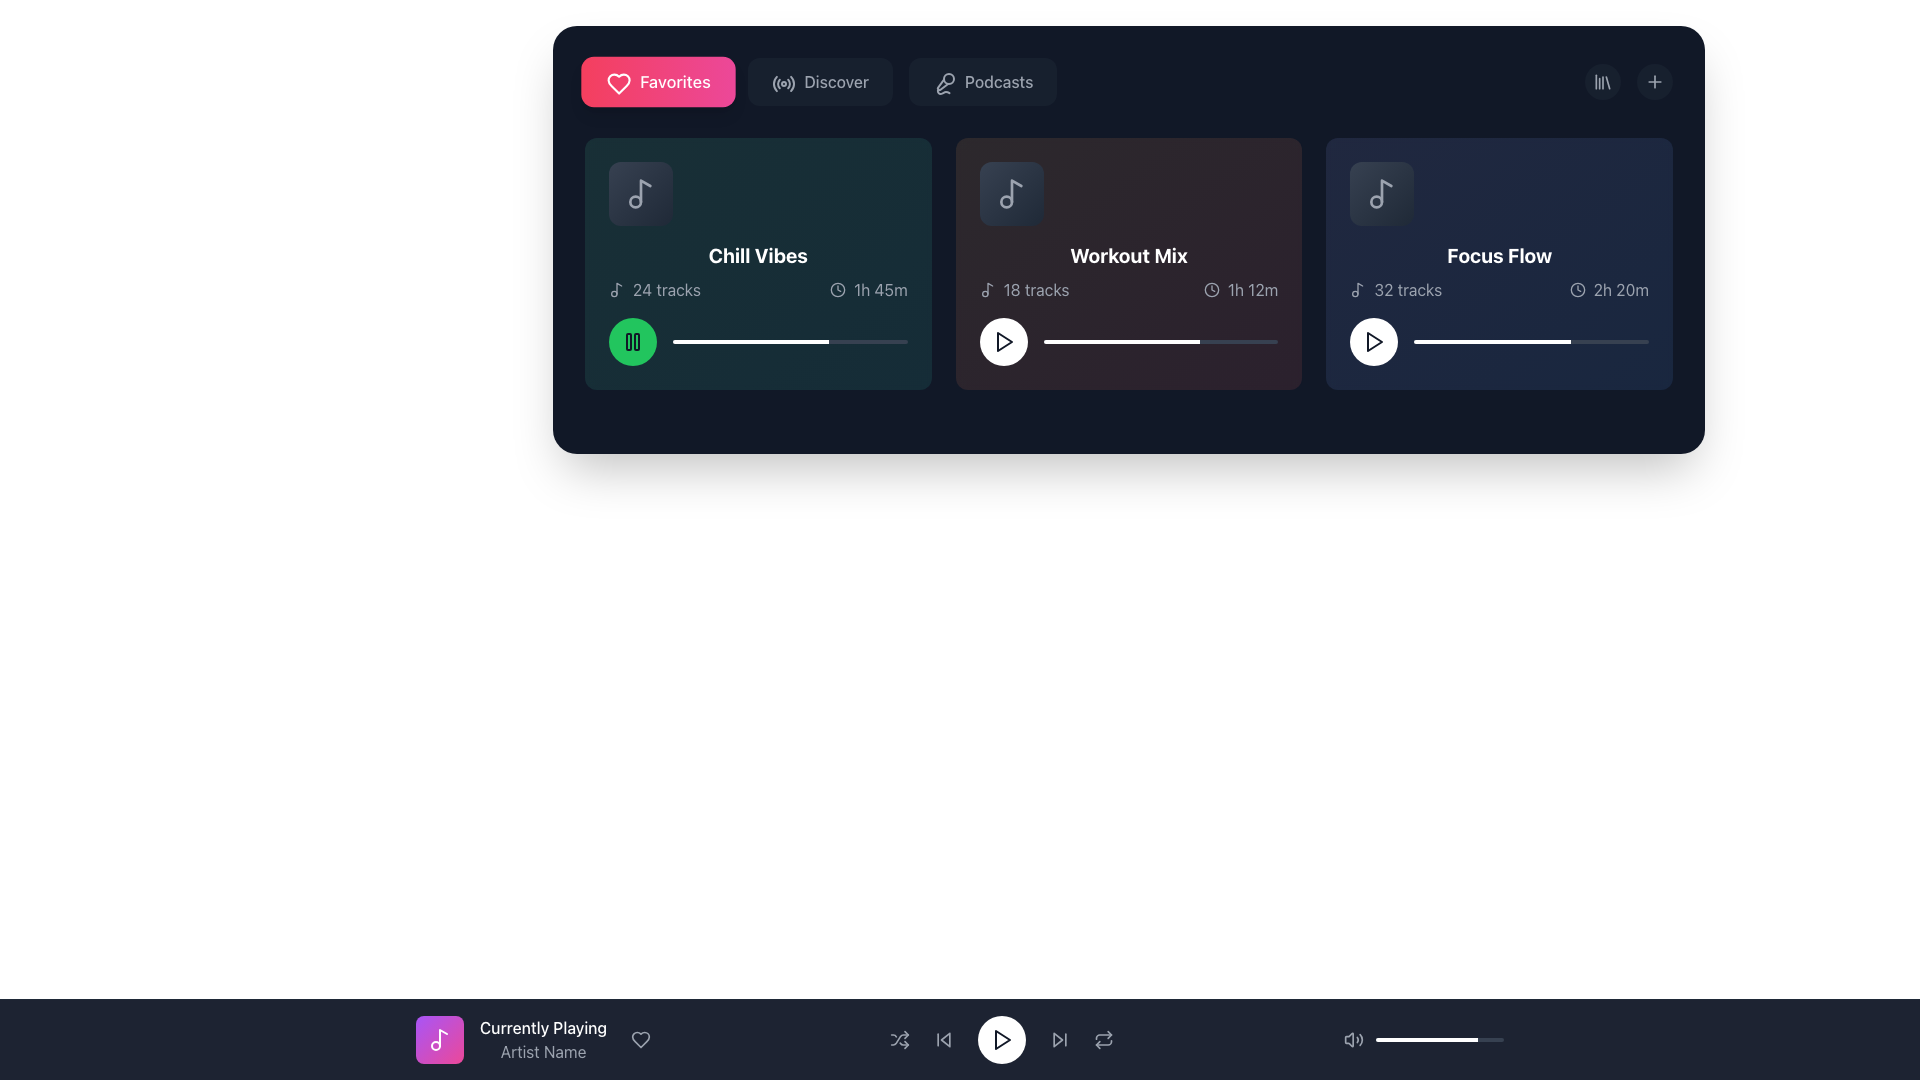 The width and height of the screenshot is (1920, 1080). I want to click on the informational text displaying metadata about the 'Focus Flow' playlist, including the number of tracks and total duration, located at the bottom of the 'Focus Flow' card, so click(1499, 289).